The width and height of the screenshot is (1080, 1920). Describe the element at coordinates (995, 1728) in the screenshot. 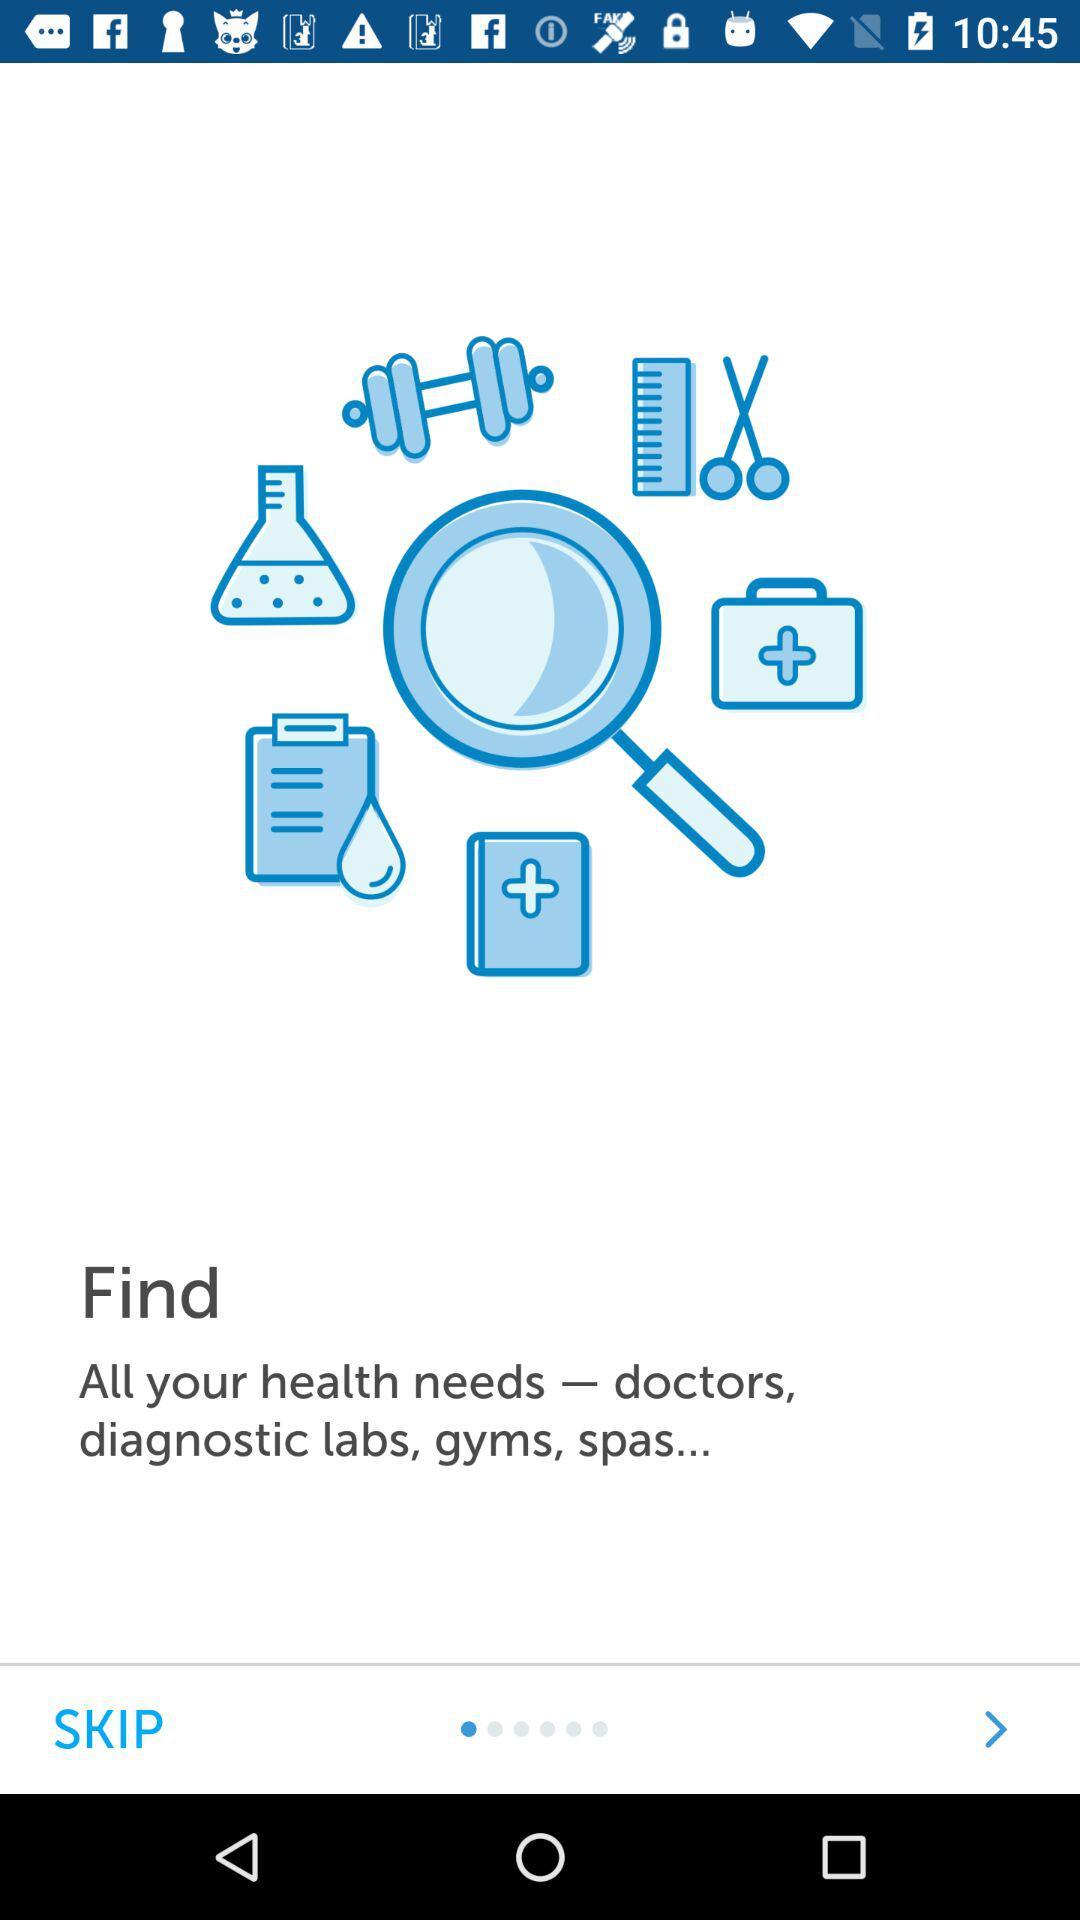

I see `next page to start your search` at that location.